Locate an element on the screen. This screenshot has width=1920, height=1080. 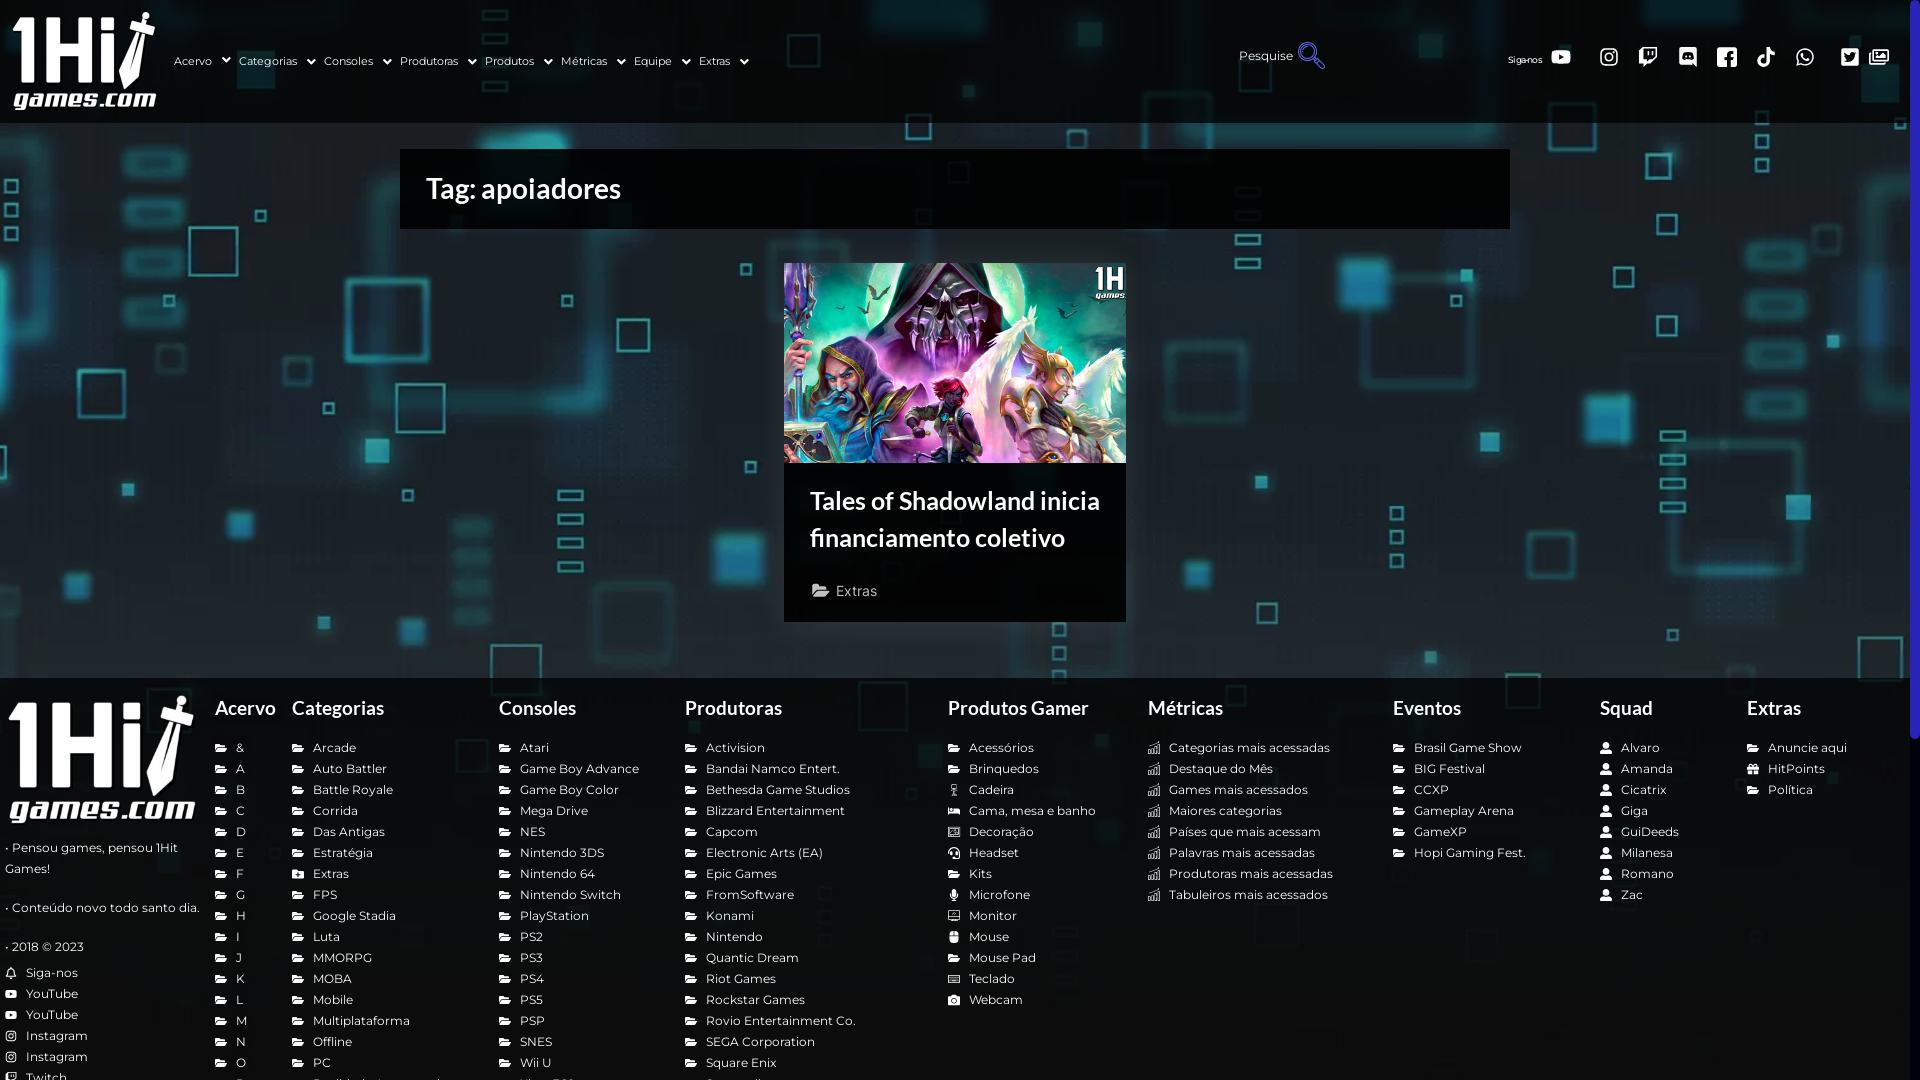
'Maiores categorias' is located at coordinates (1258, 810).